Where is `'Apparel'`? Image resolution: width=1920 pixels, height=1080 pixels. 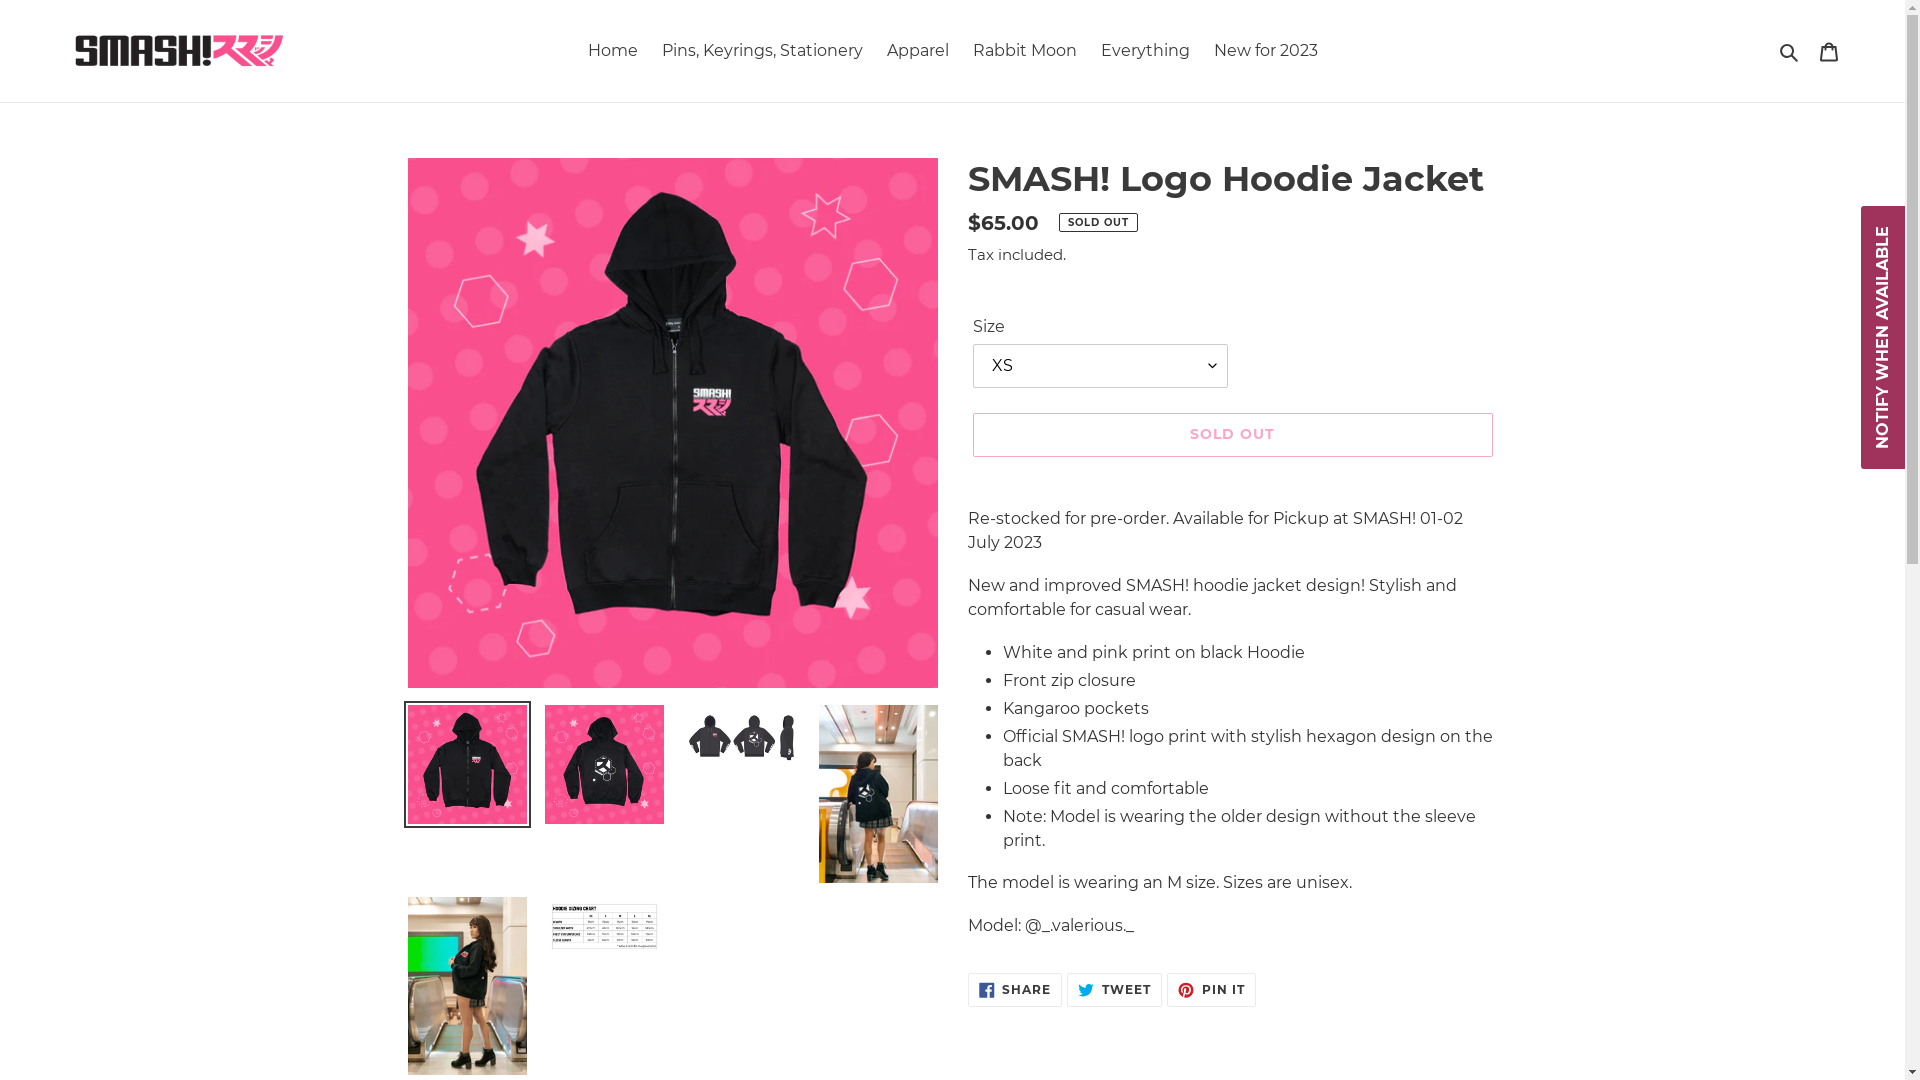 'Apparel' is located at coordinates (915, 49).